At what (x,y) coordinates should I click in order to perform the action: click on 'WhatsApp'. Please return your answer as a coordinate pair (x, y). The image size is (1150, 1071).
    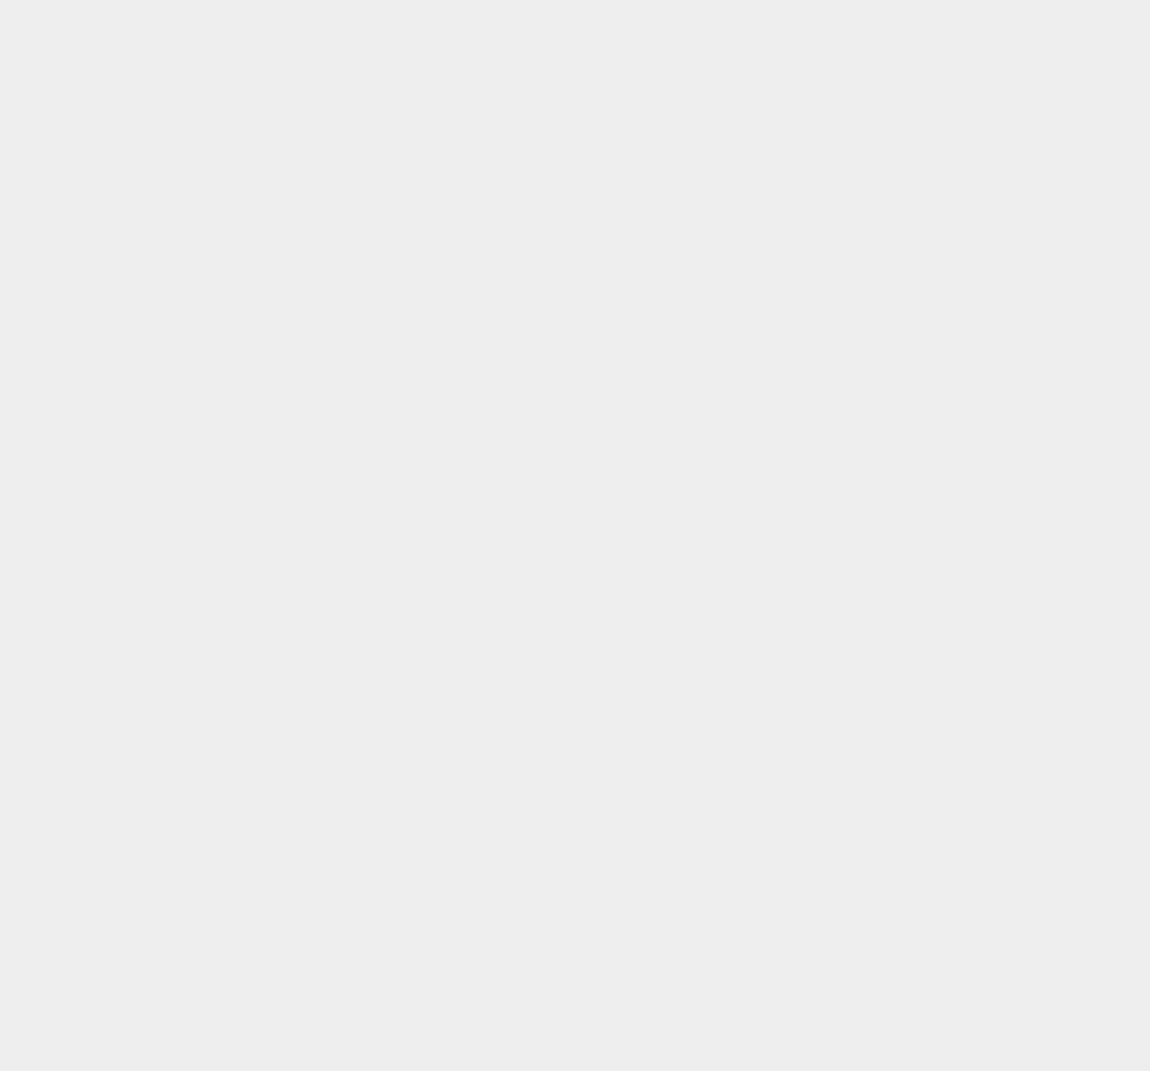
    Looking at the image, I should click on (812, 669).